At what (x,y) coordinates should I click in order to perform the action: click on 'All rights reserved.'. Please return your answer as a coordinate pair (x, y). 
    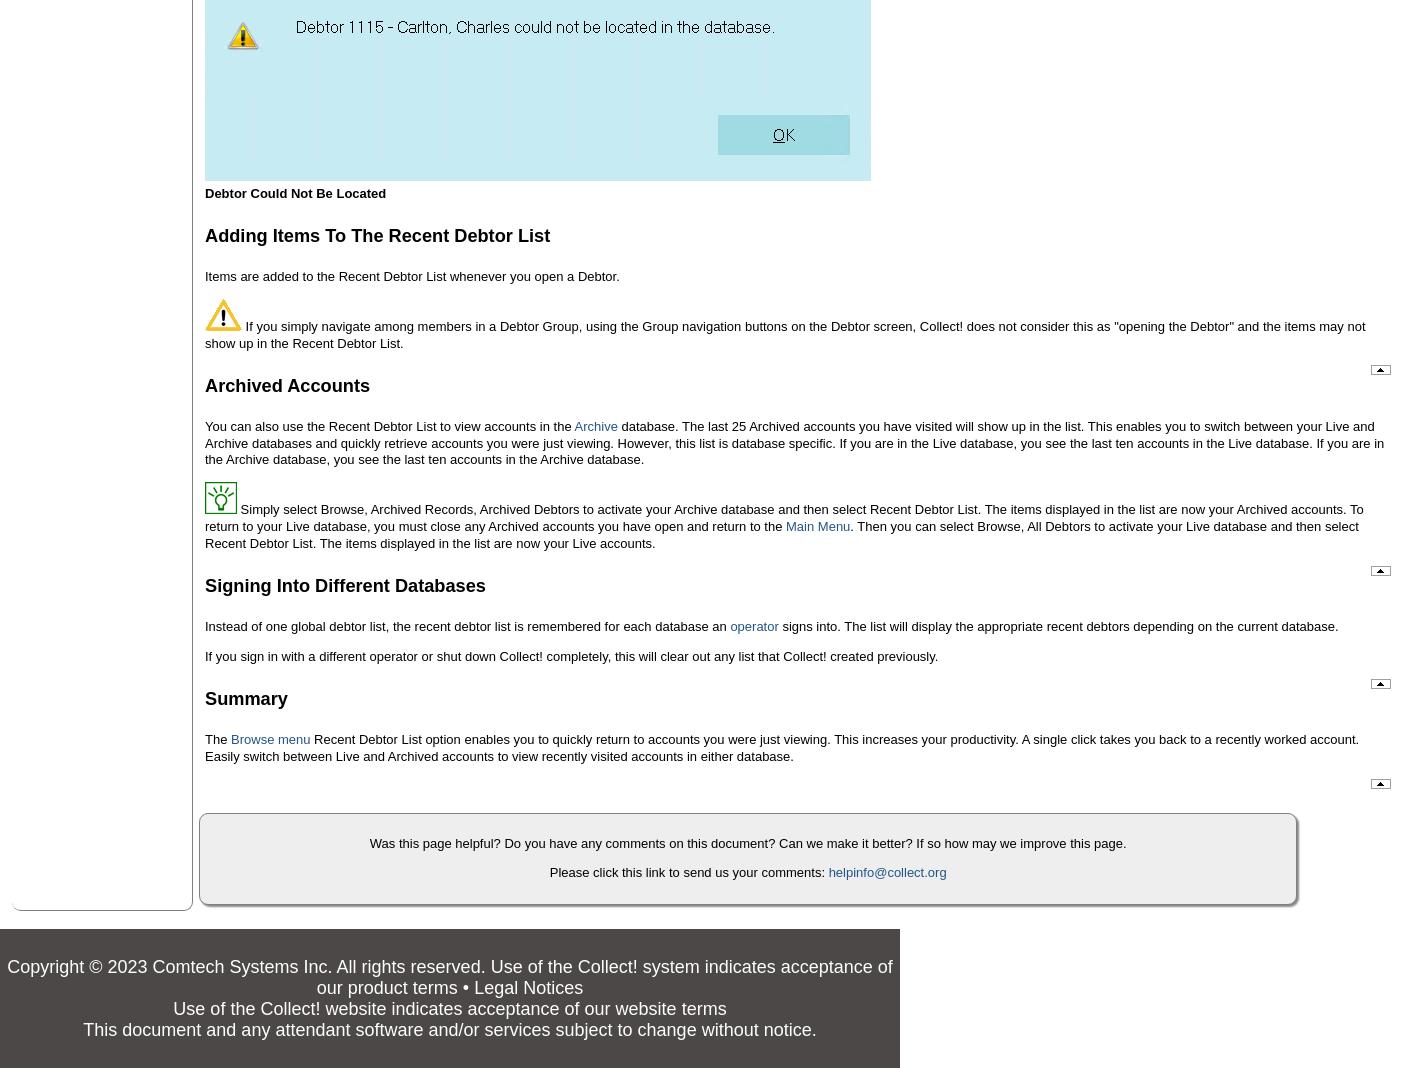
    Looking at the image, I should click on (410, 966).